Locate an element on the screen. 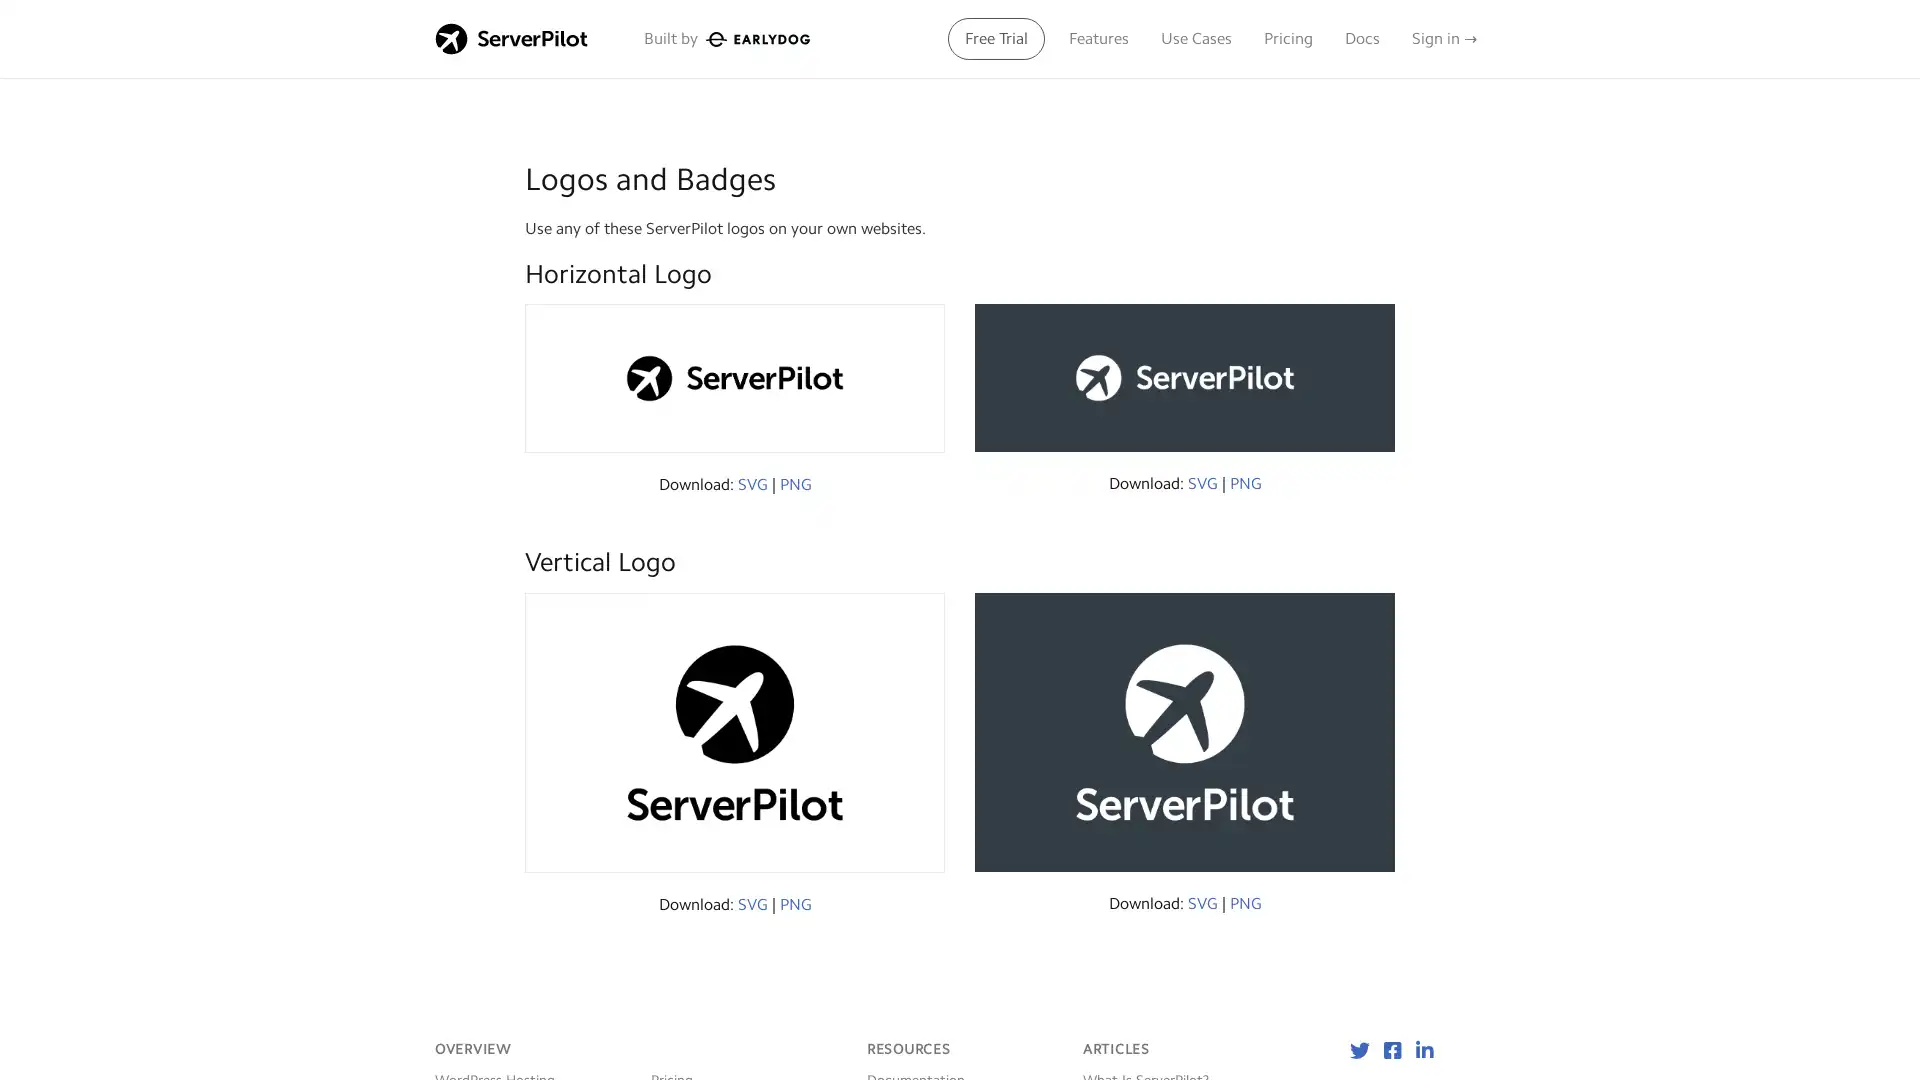 This screenshot has height=1080, width=1920. Docs is located at coordinates (1361, 38).